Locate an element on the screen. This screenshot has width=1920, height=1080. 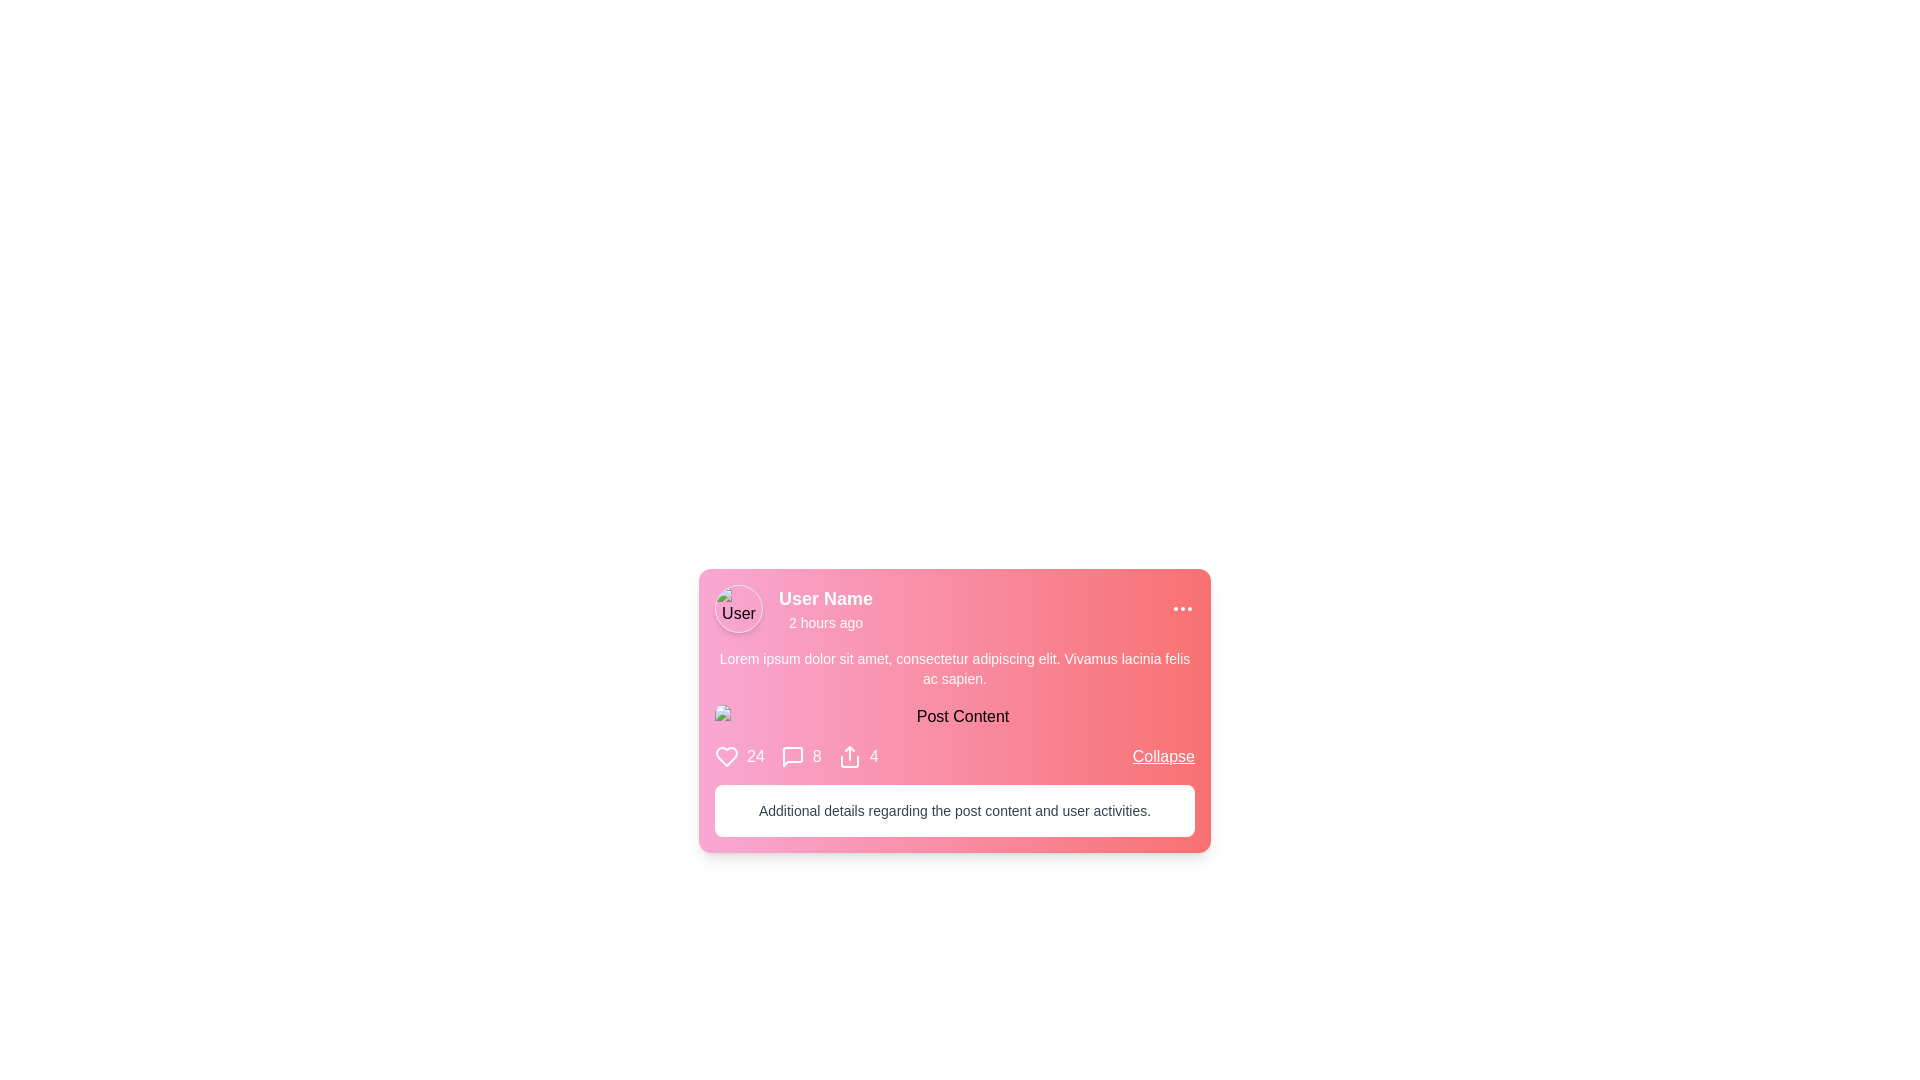
numerical count '24' displayed next to the heart icon in the post metrics section is located at coordinates (754, 756).